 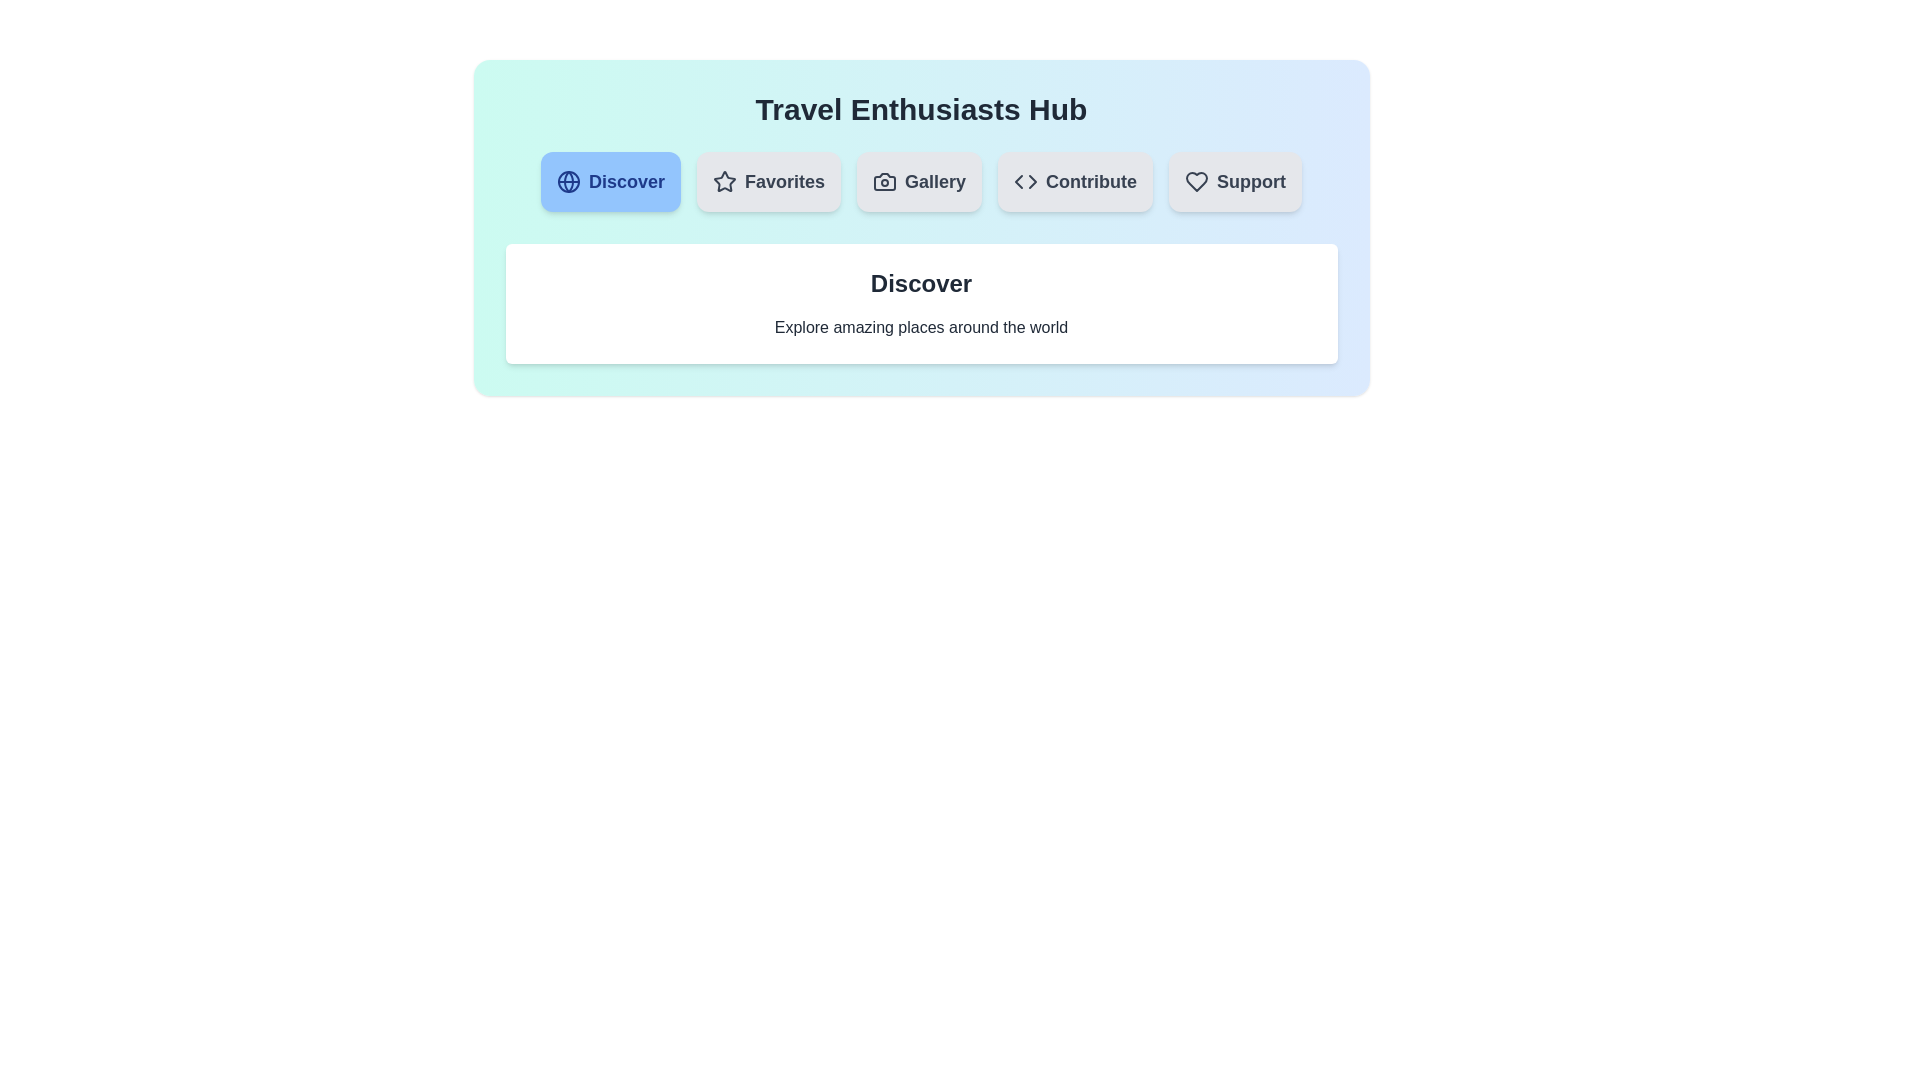 I want to click on the star-shaped icon within the 'Favorites' button, so click(x=723, y=181).